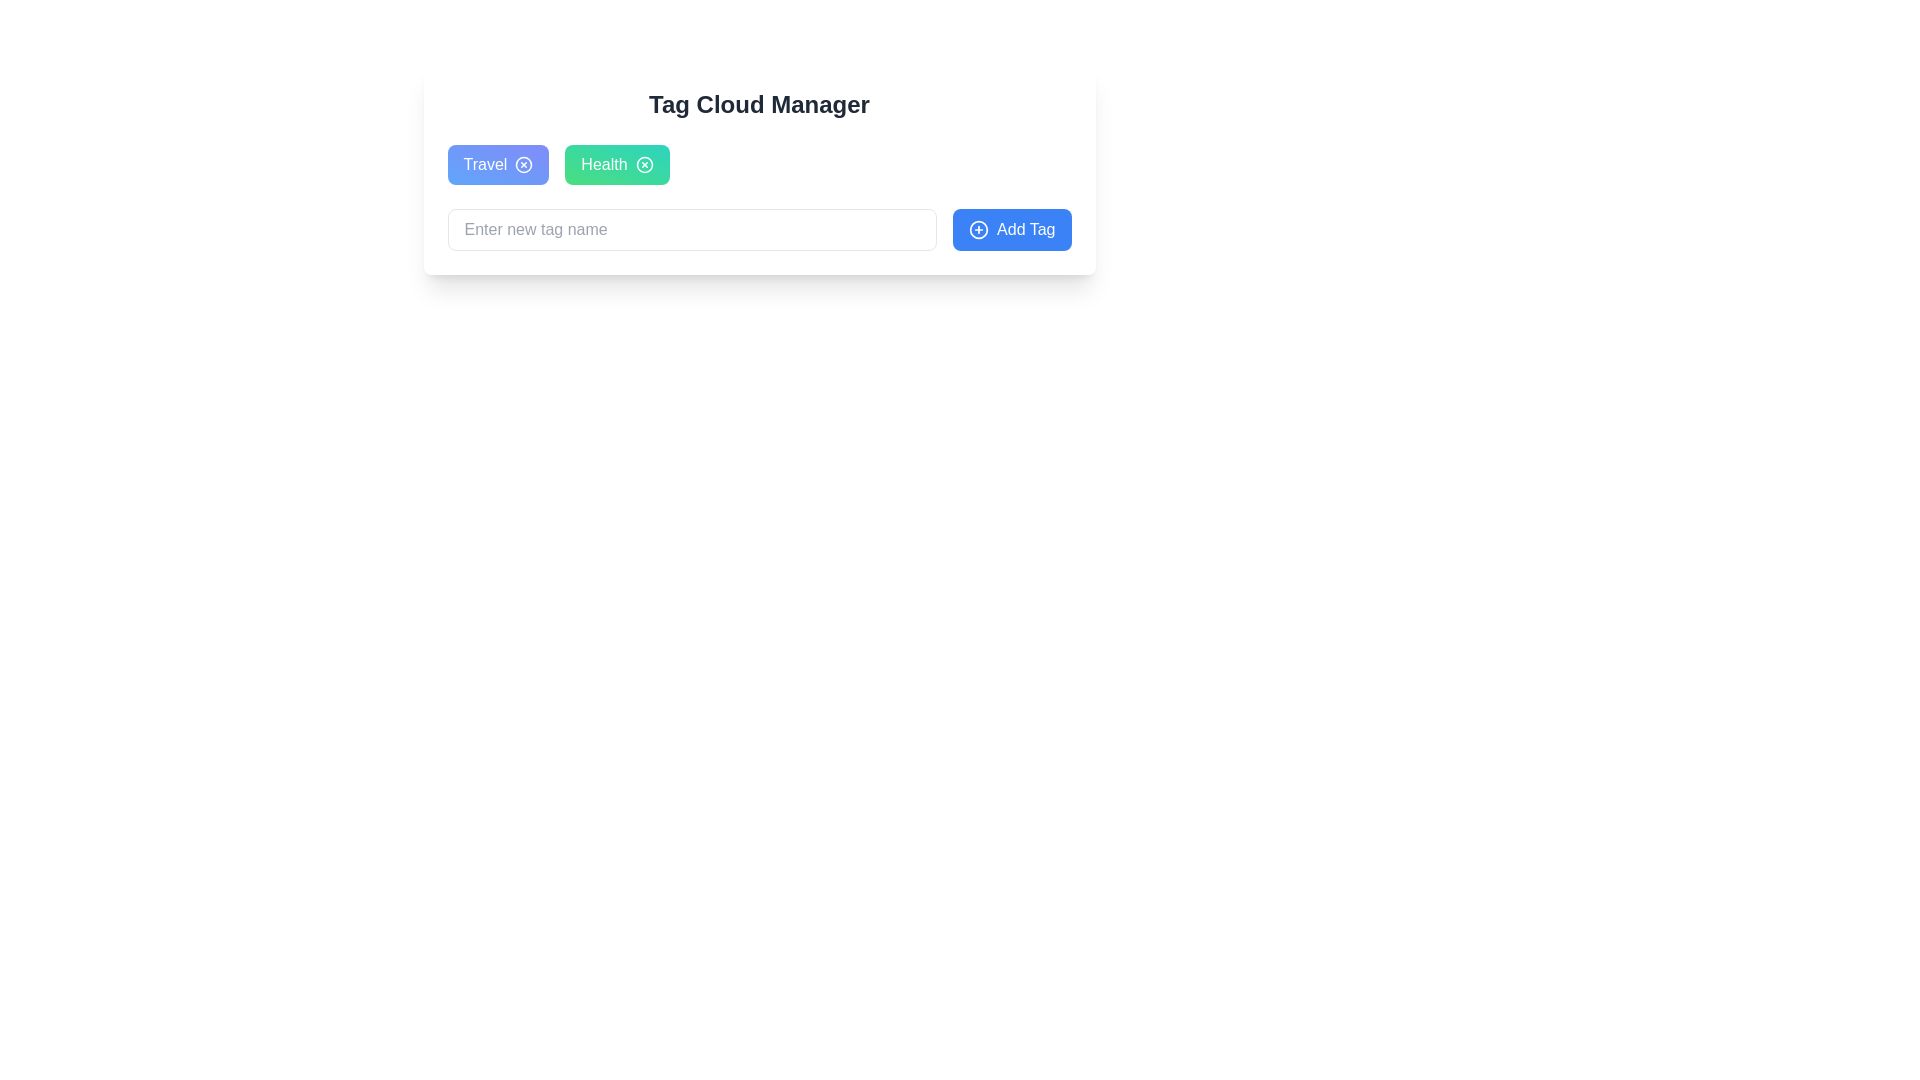  What do you see at coordinates (485, 164) in the screenshot?
I see `the 'Travel' text label inside the stylized clickable button` at bounding box center [485, 164].